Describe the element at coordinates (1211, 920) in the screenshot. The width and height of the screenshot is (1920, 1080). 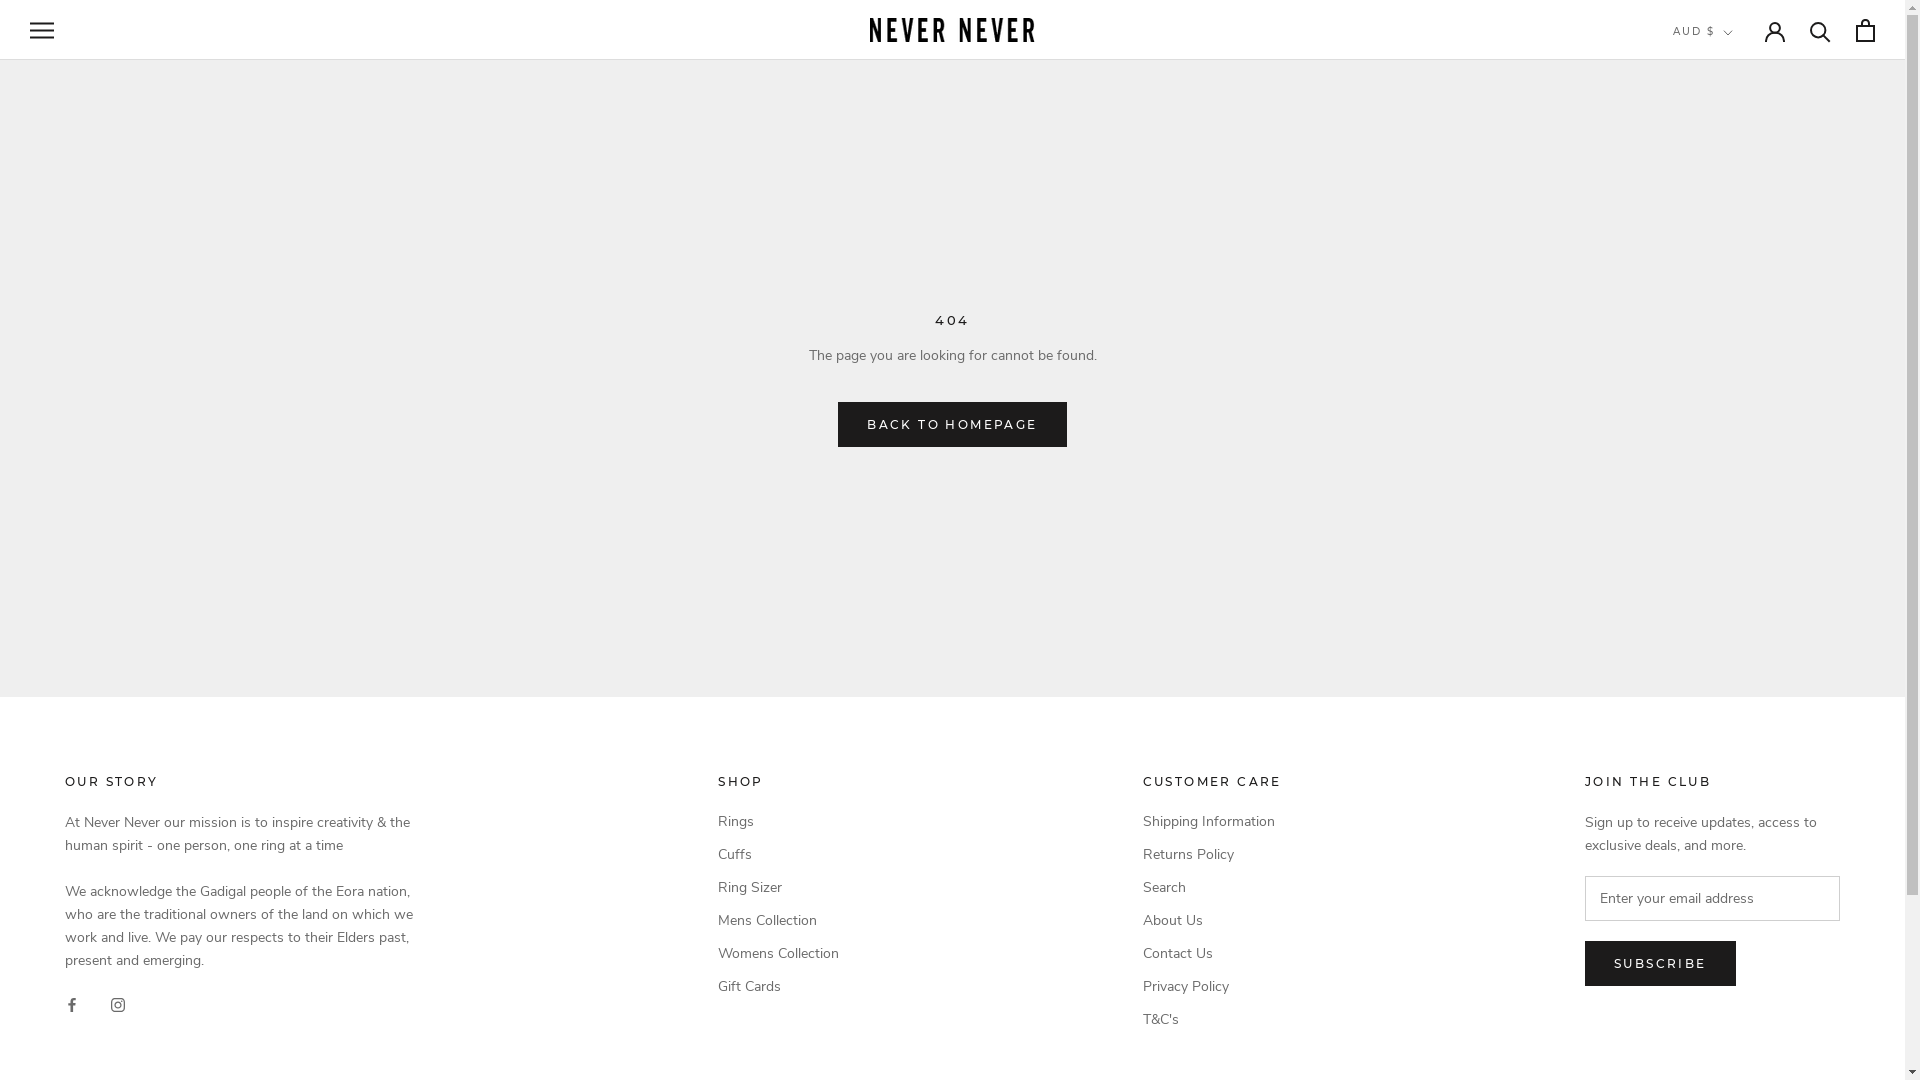
I see `'About Us'` at that location.